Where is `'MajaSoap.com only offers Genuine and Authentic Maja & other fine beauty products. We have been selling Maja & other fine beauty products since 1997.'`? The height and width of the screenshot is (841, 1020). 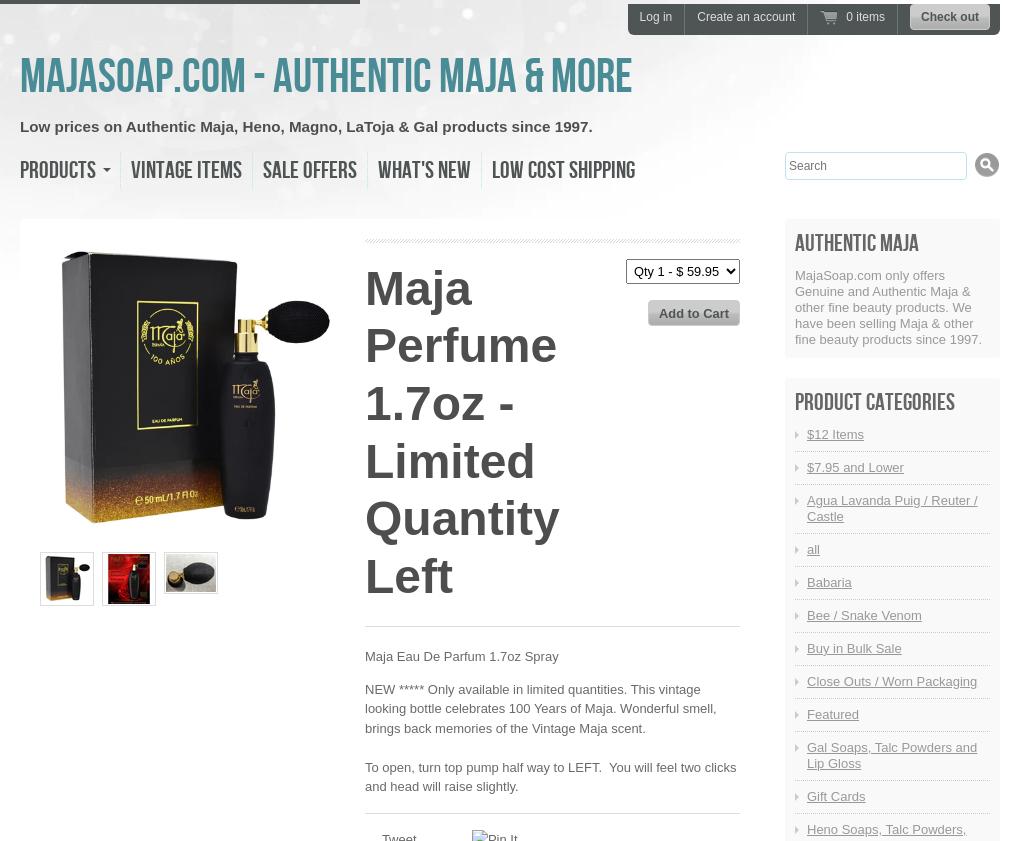
'MajaSoap.com only offers Genuine and Authentic Maja & other fine beauty products. We have been selling Maja & other fine beauty products since 1997.' is located at coordinates (793, 305).